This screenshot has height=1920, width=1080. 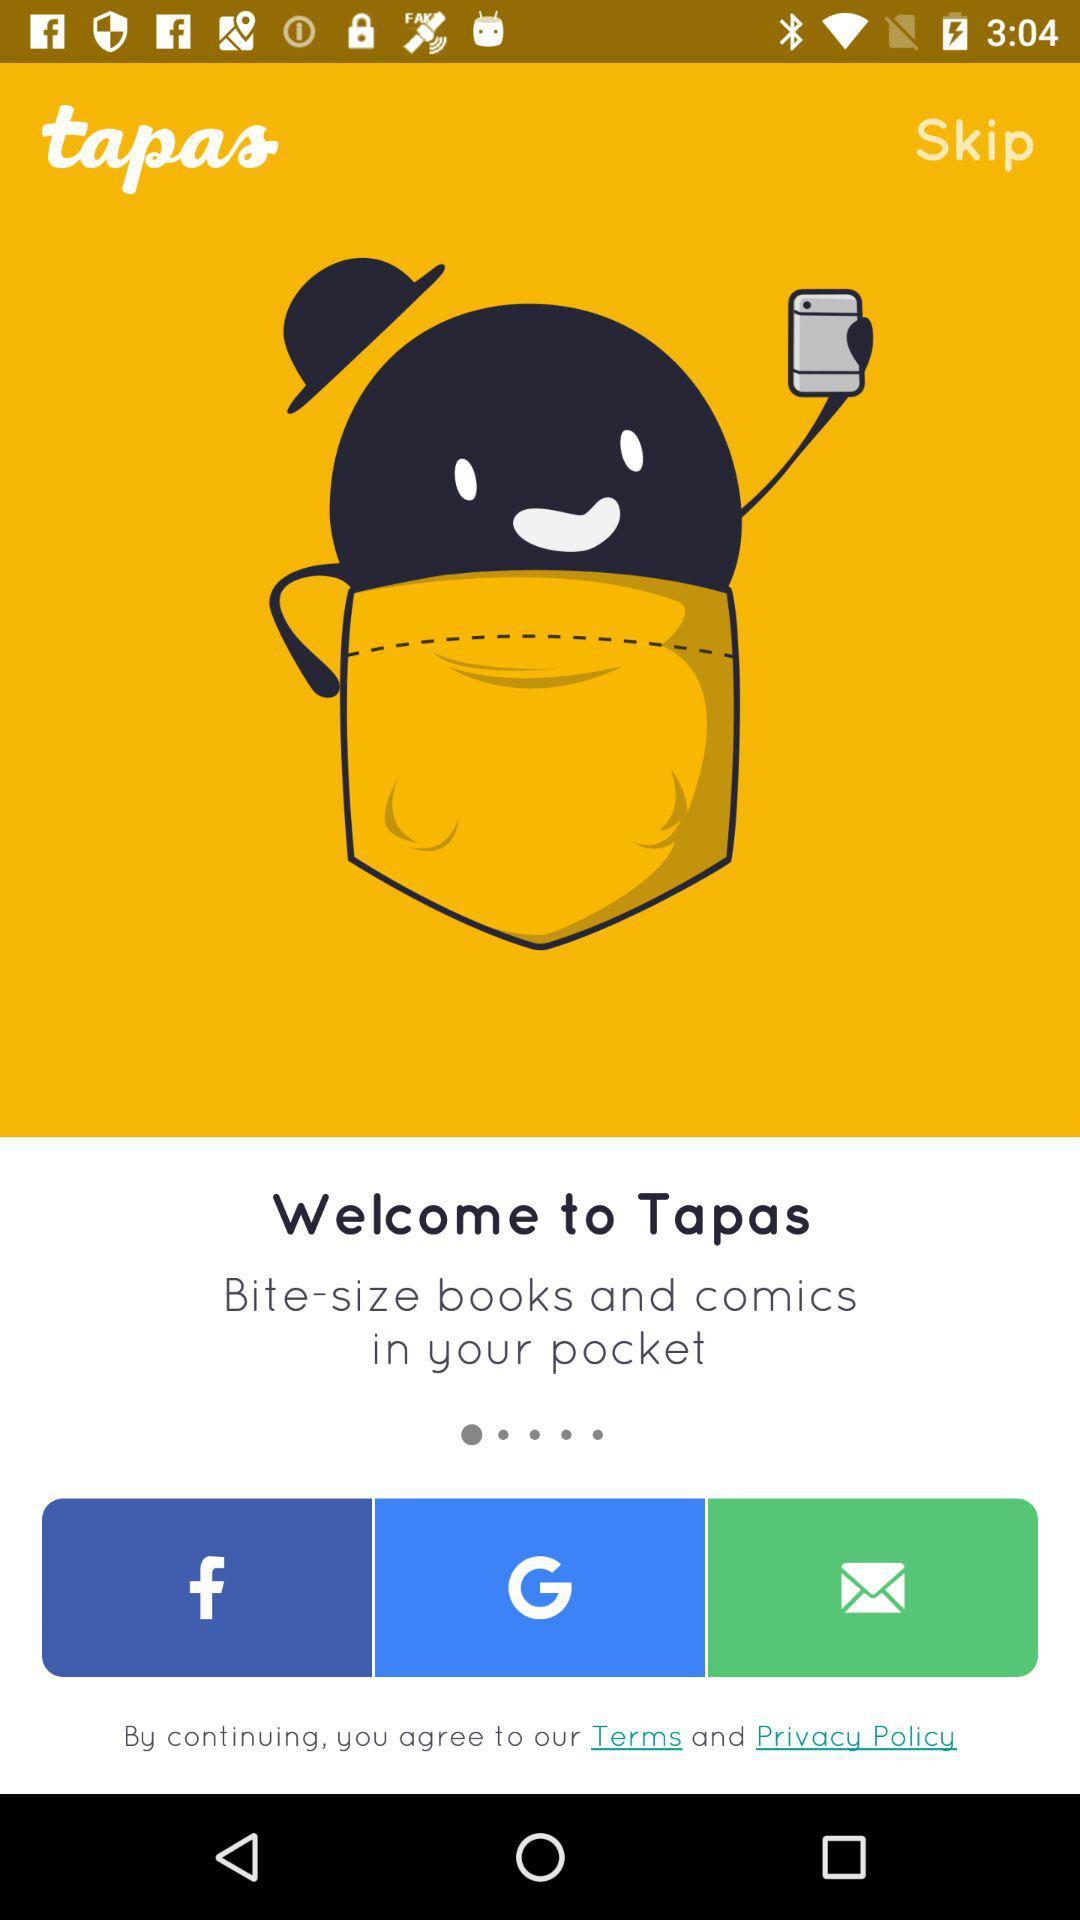 I want to click on the skip item, so click(x=974, y=137).